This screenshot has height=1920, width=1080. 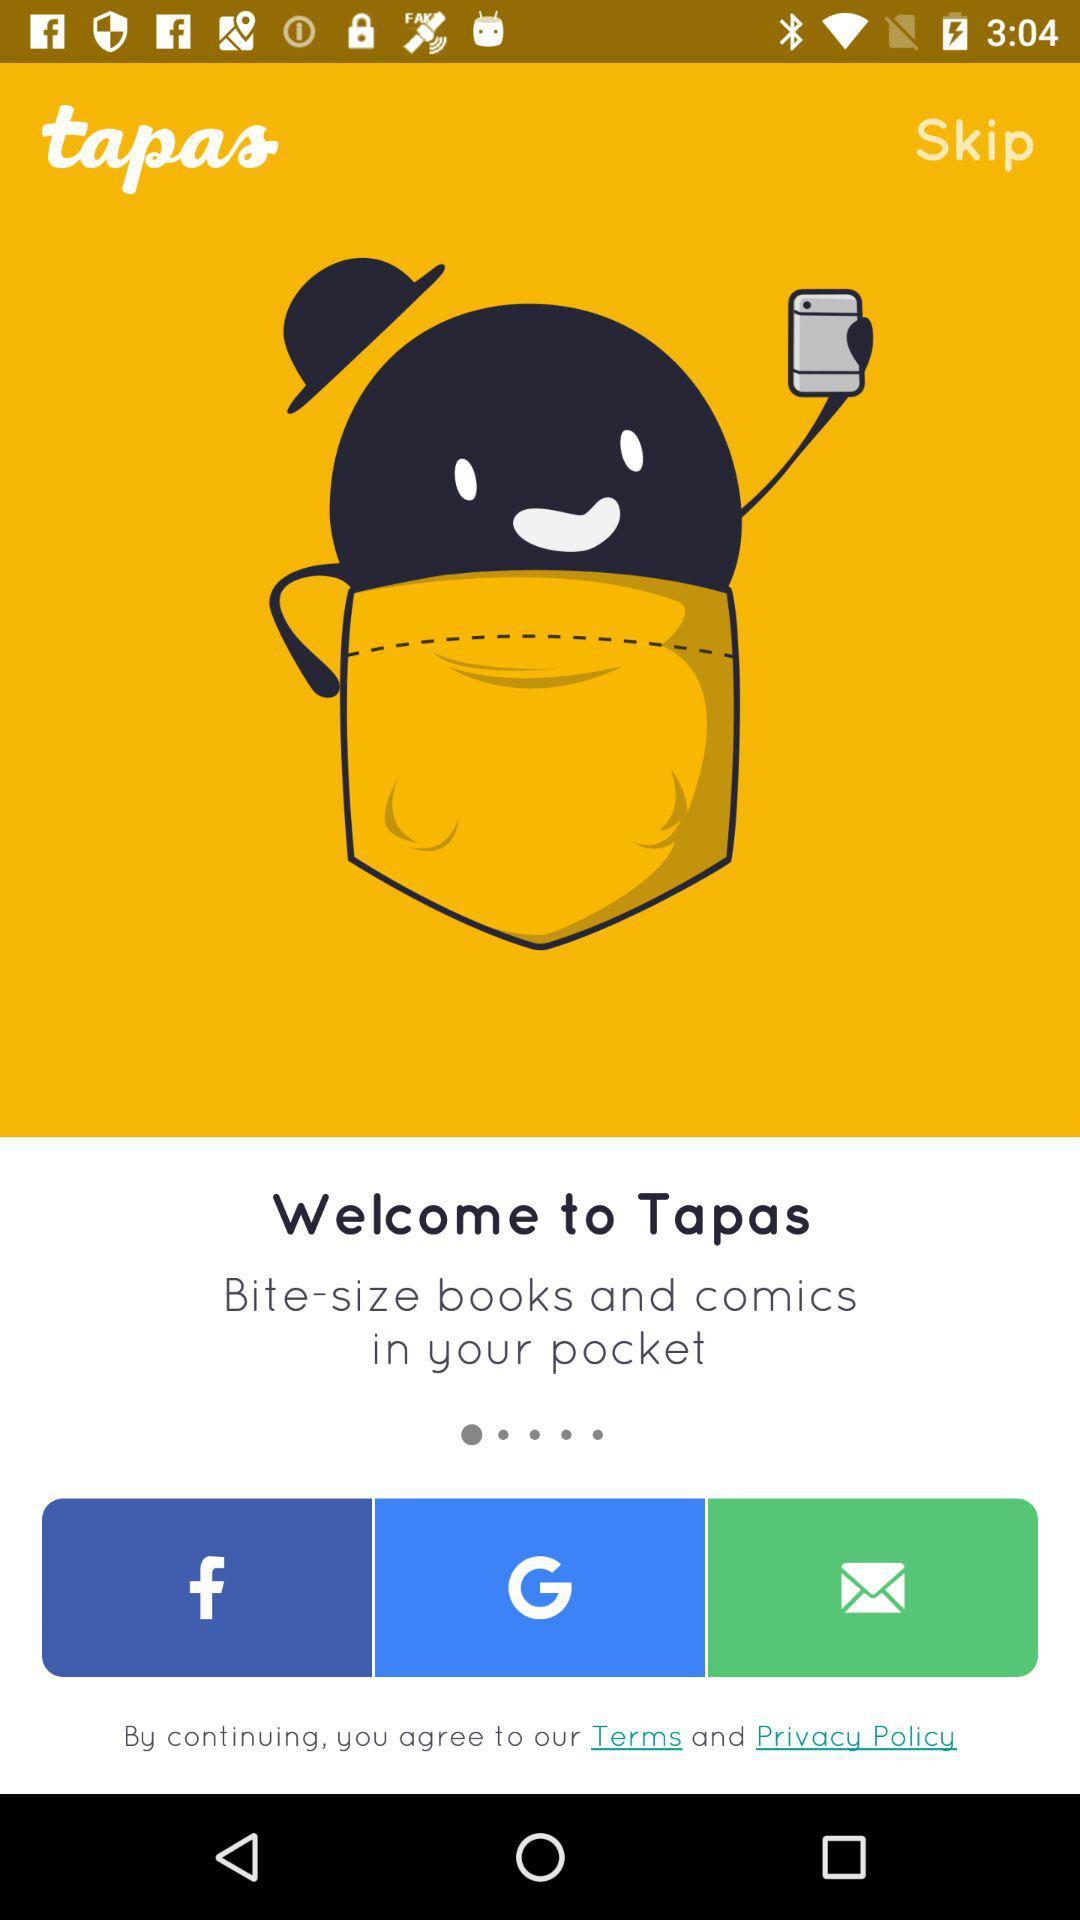 I want to click on the skip item, so click(x=974, y=137).